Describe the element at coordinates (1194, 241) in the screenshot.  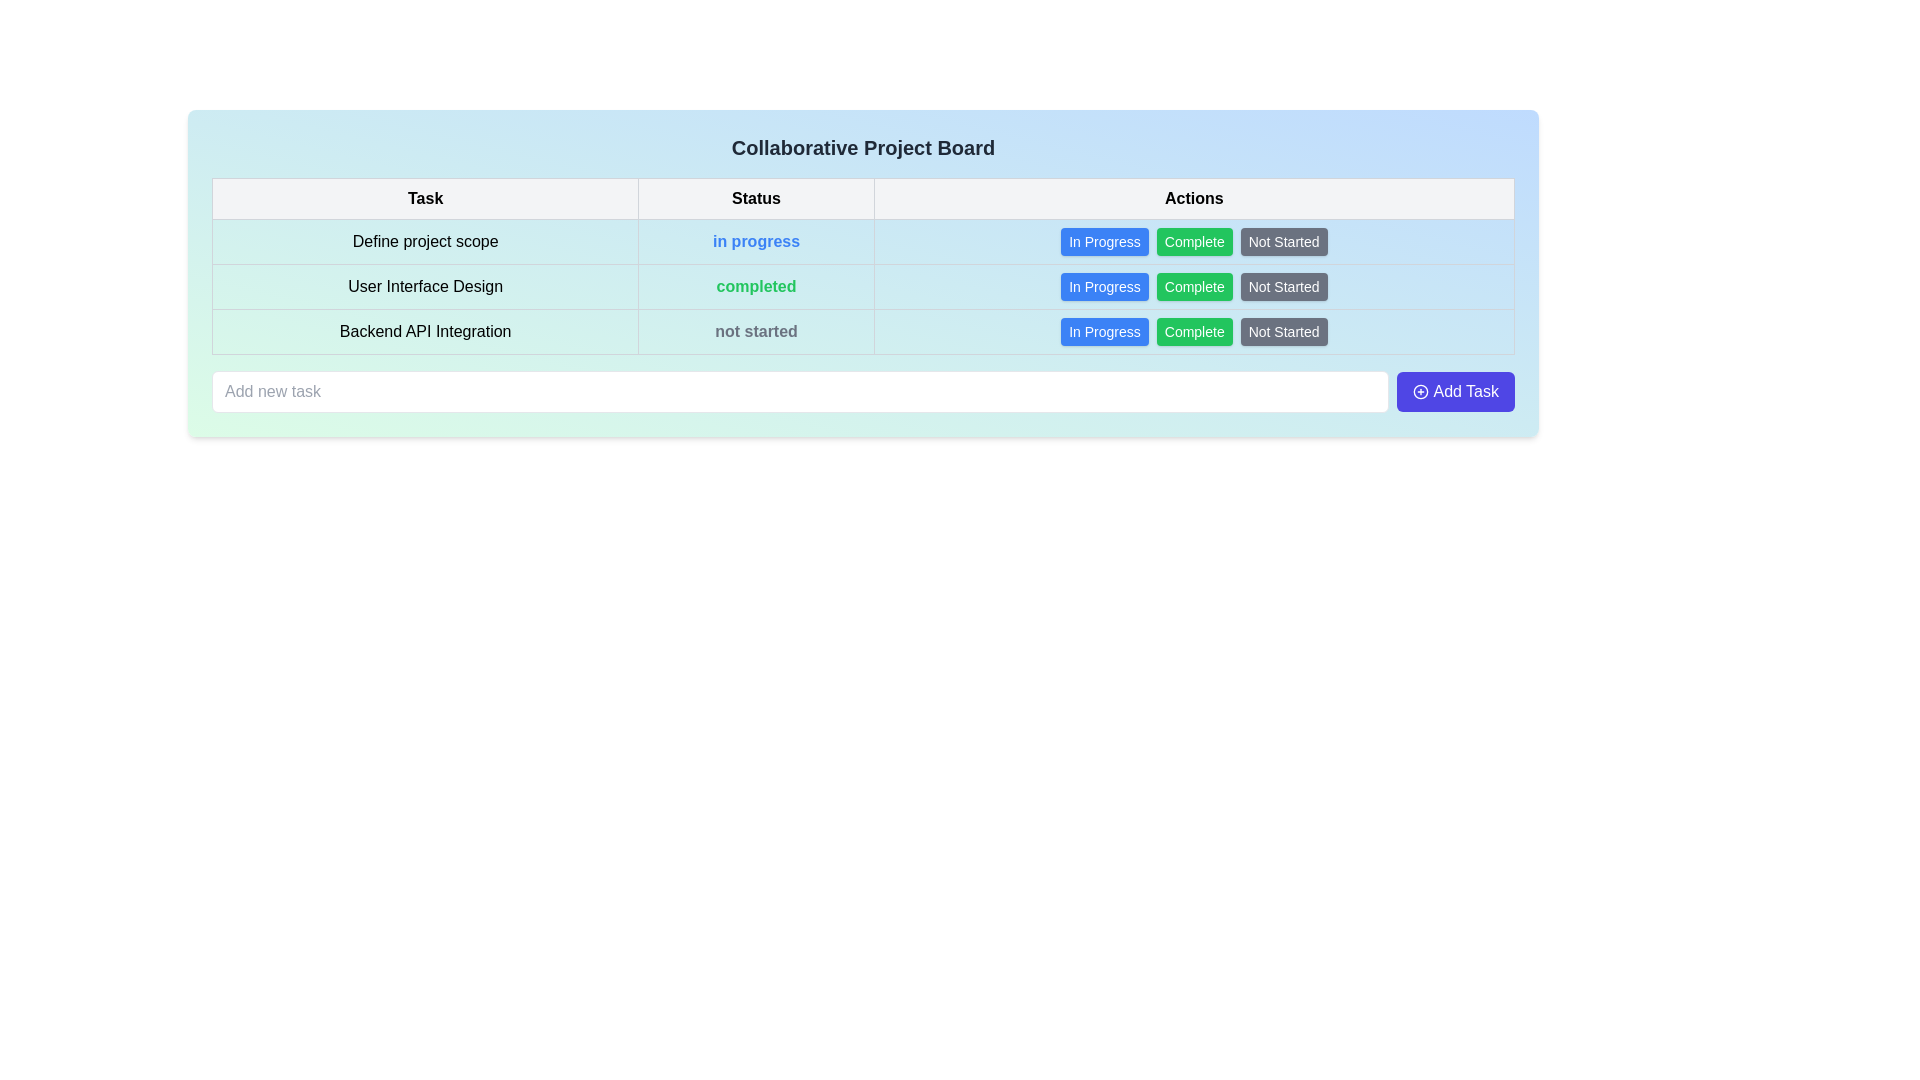
I see `the green 'Complete' button with rounded corners for keyboard interaction` at that location.